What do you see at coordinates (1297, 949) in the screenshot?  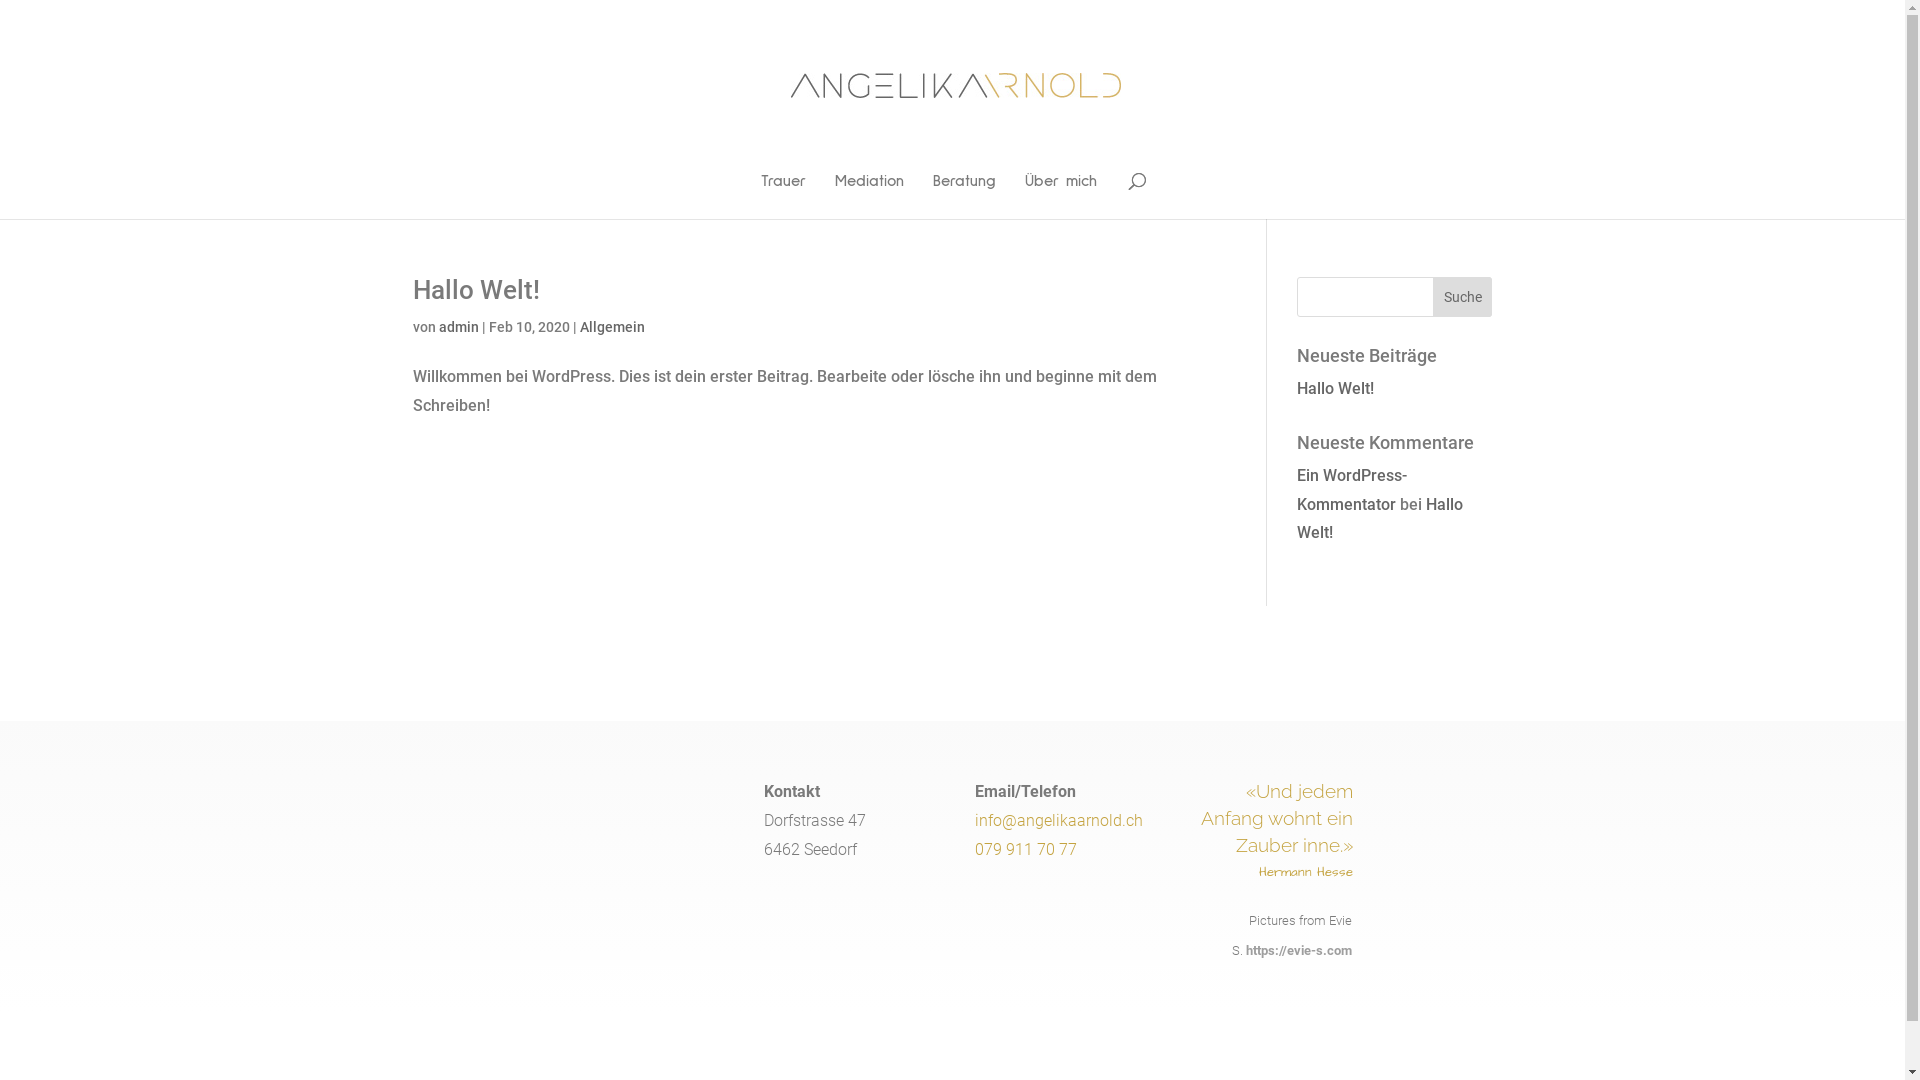 I see `' https://evie-s.com'` at bounding box center [1297, 949].